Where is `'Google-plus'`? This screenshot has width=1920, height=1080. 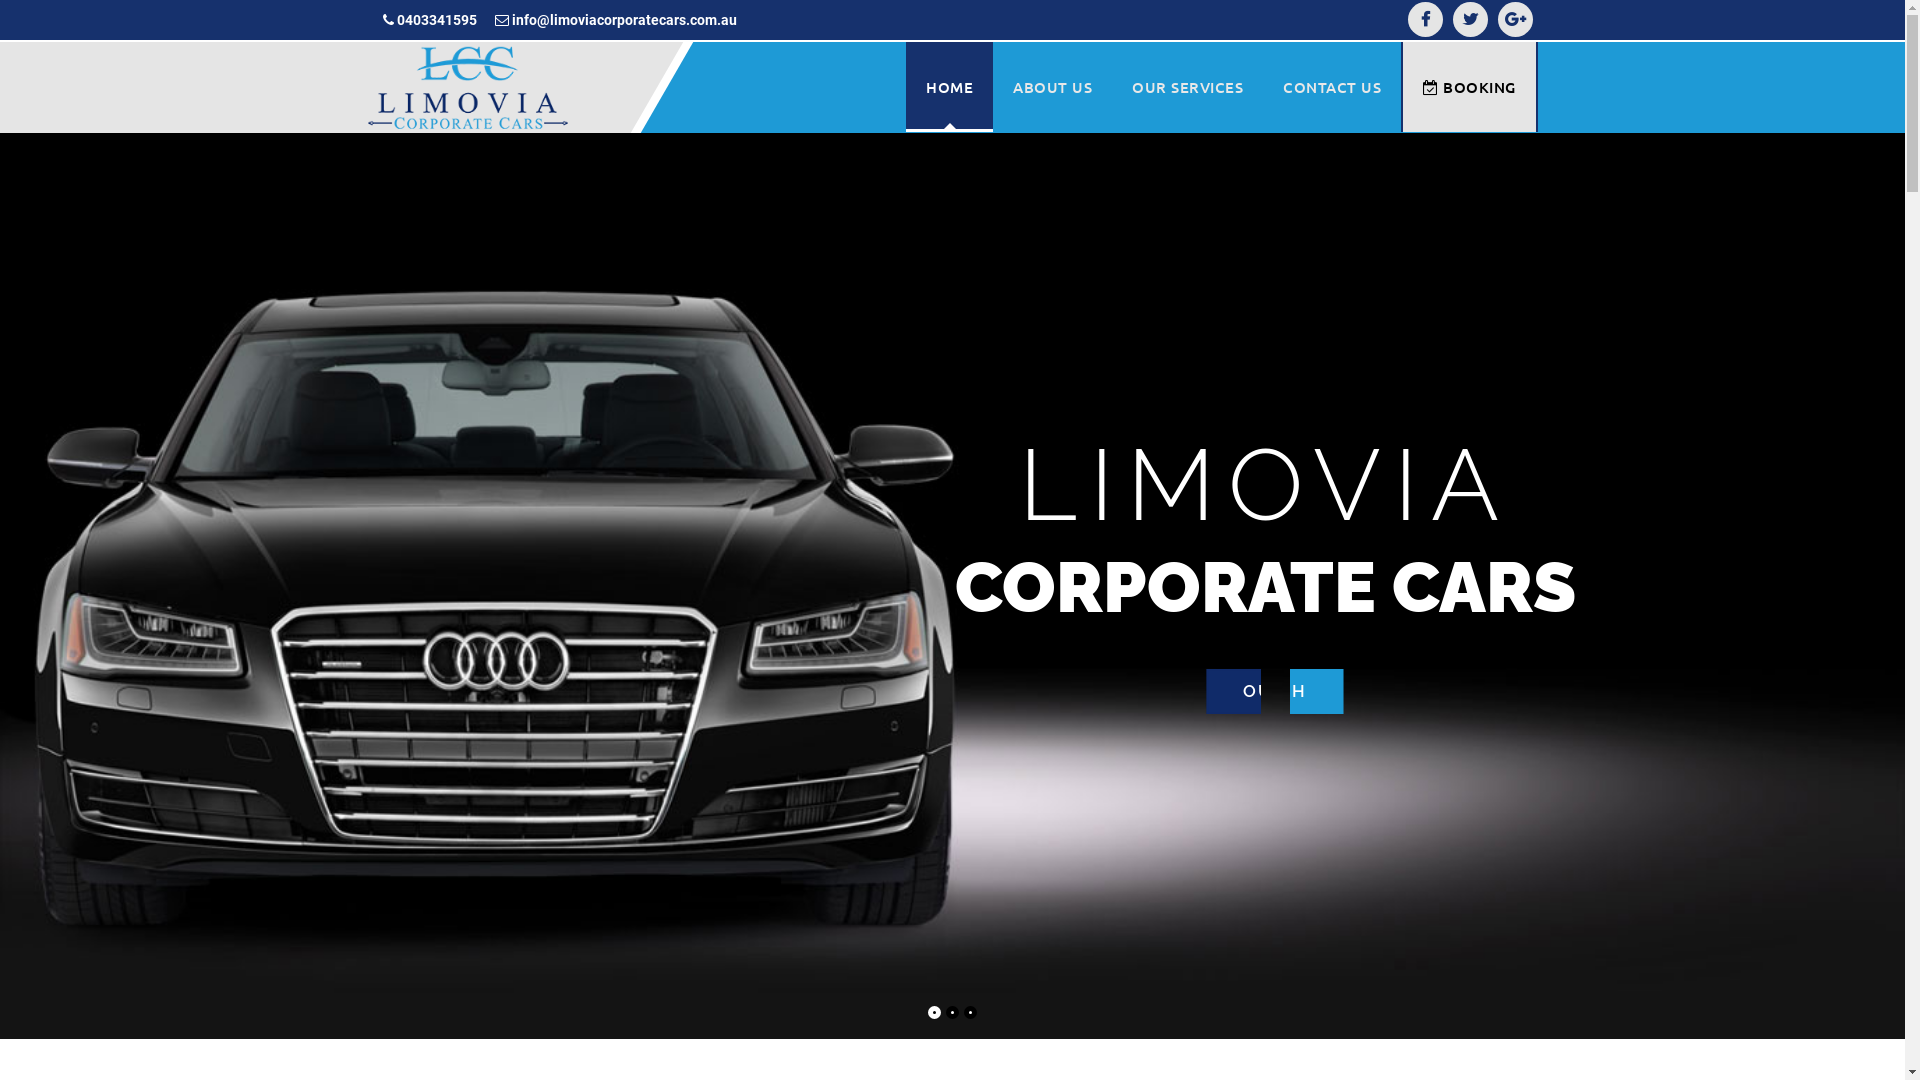
'Google-plus' is located at coordinates (1515, 19).